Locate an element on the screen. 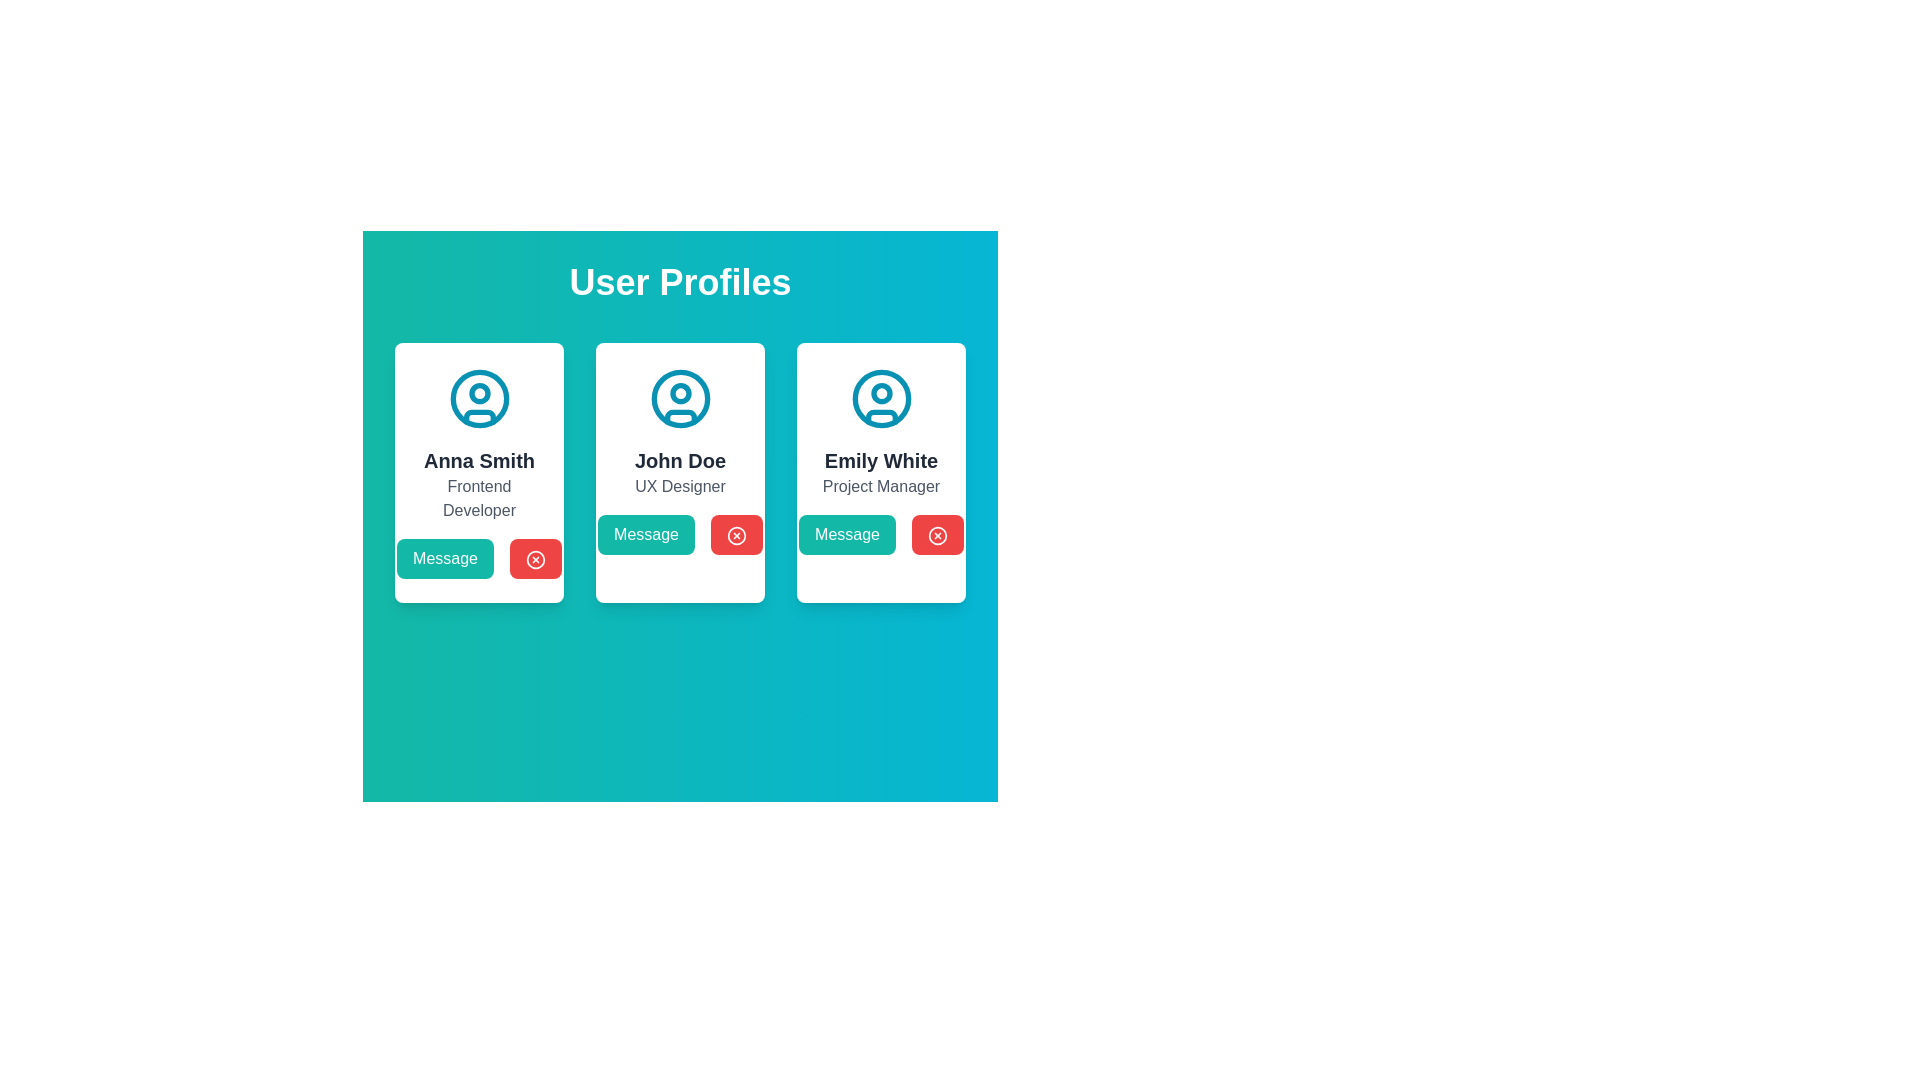 The width and height of the screenshot is (1920, 1080). the circular user profile picture icon in cyan color representing 'Emily White', located at the top of her card layout is located at coordinates (880, 398).